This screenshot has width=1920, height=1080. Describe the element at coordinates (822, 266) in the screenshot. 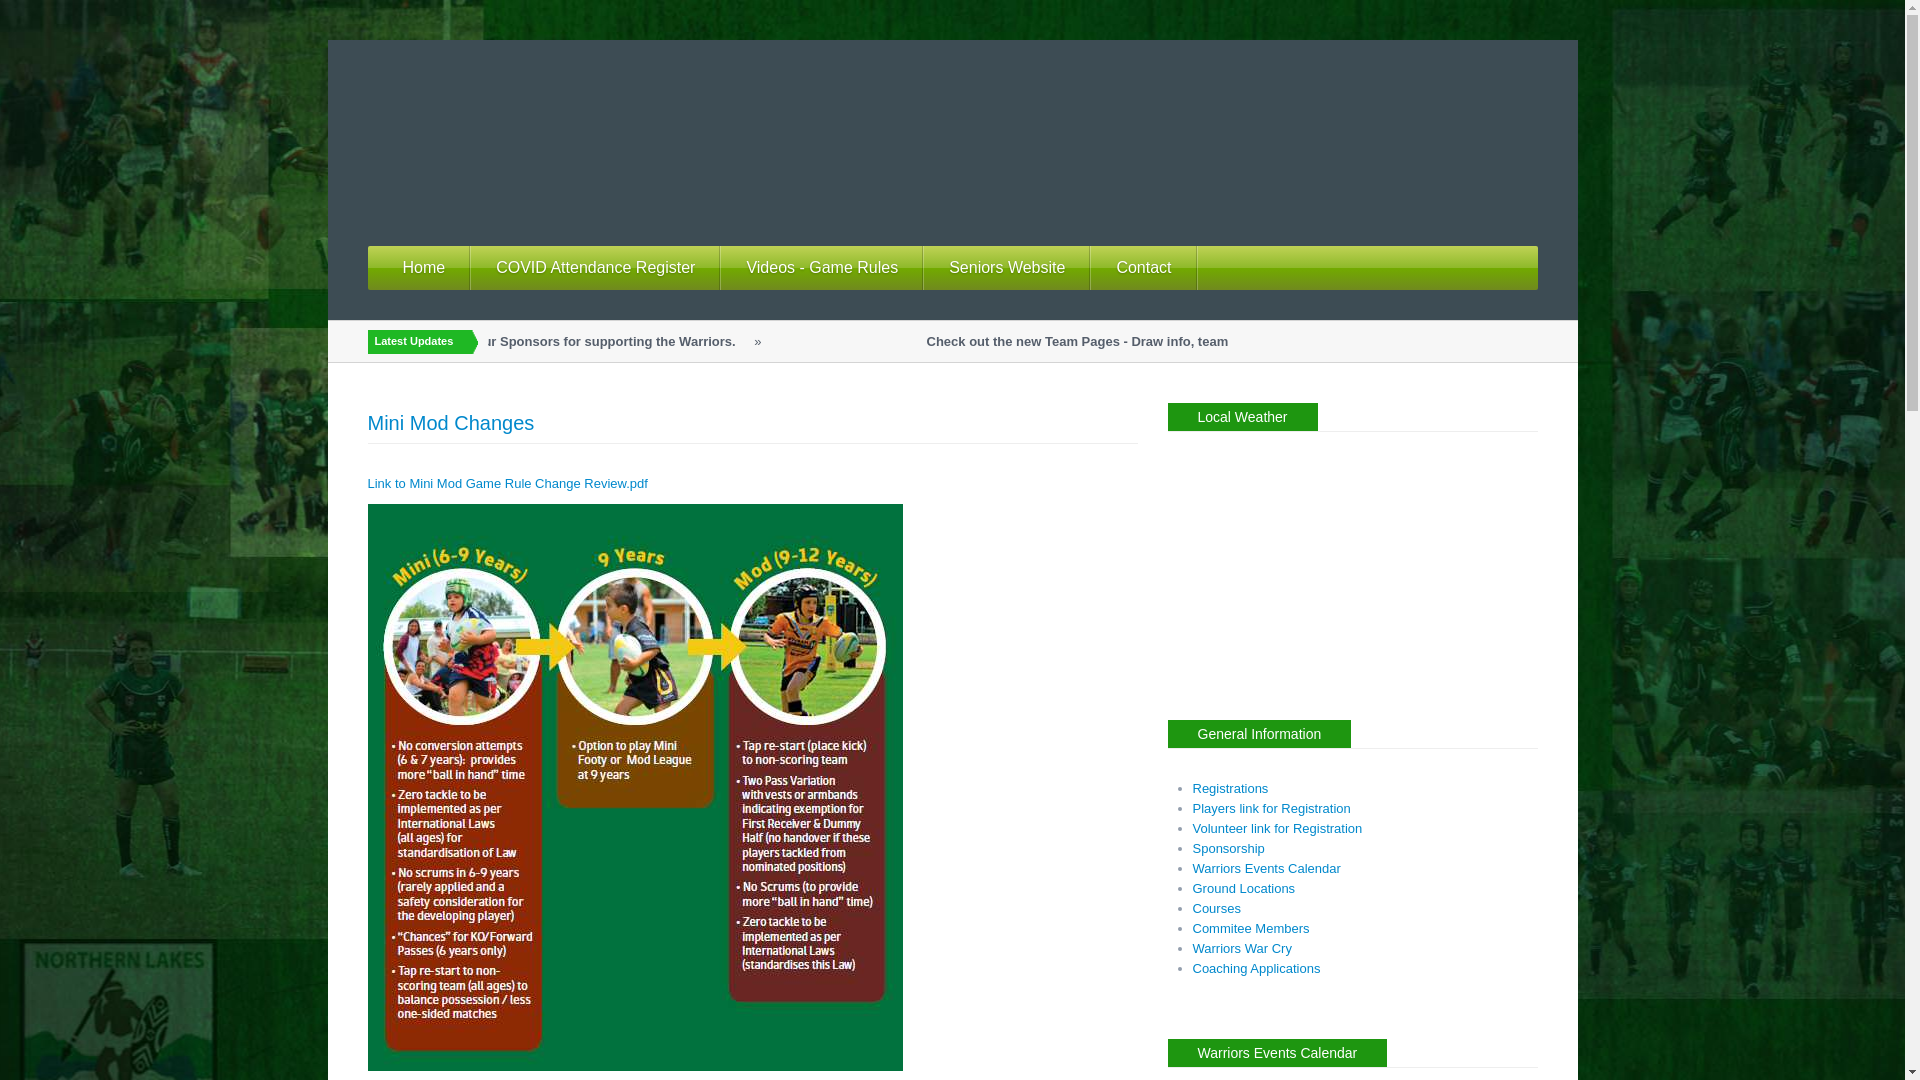

I see `'Videos - Game Rules'` at that location.